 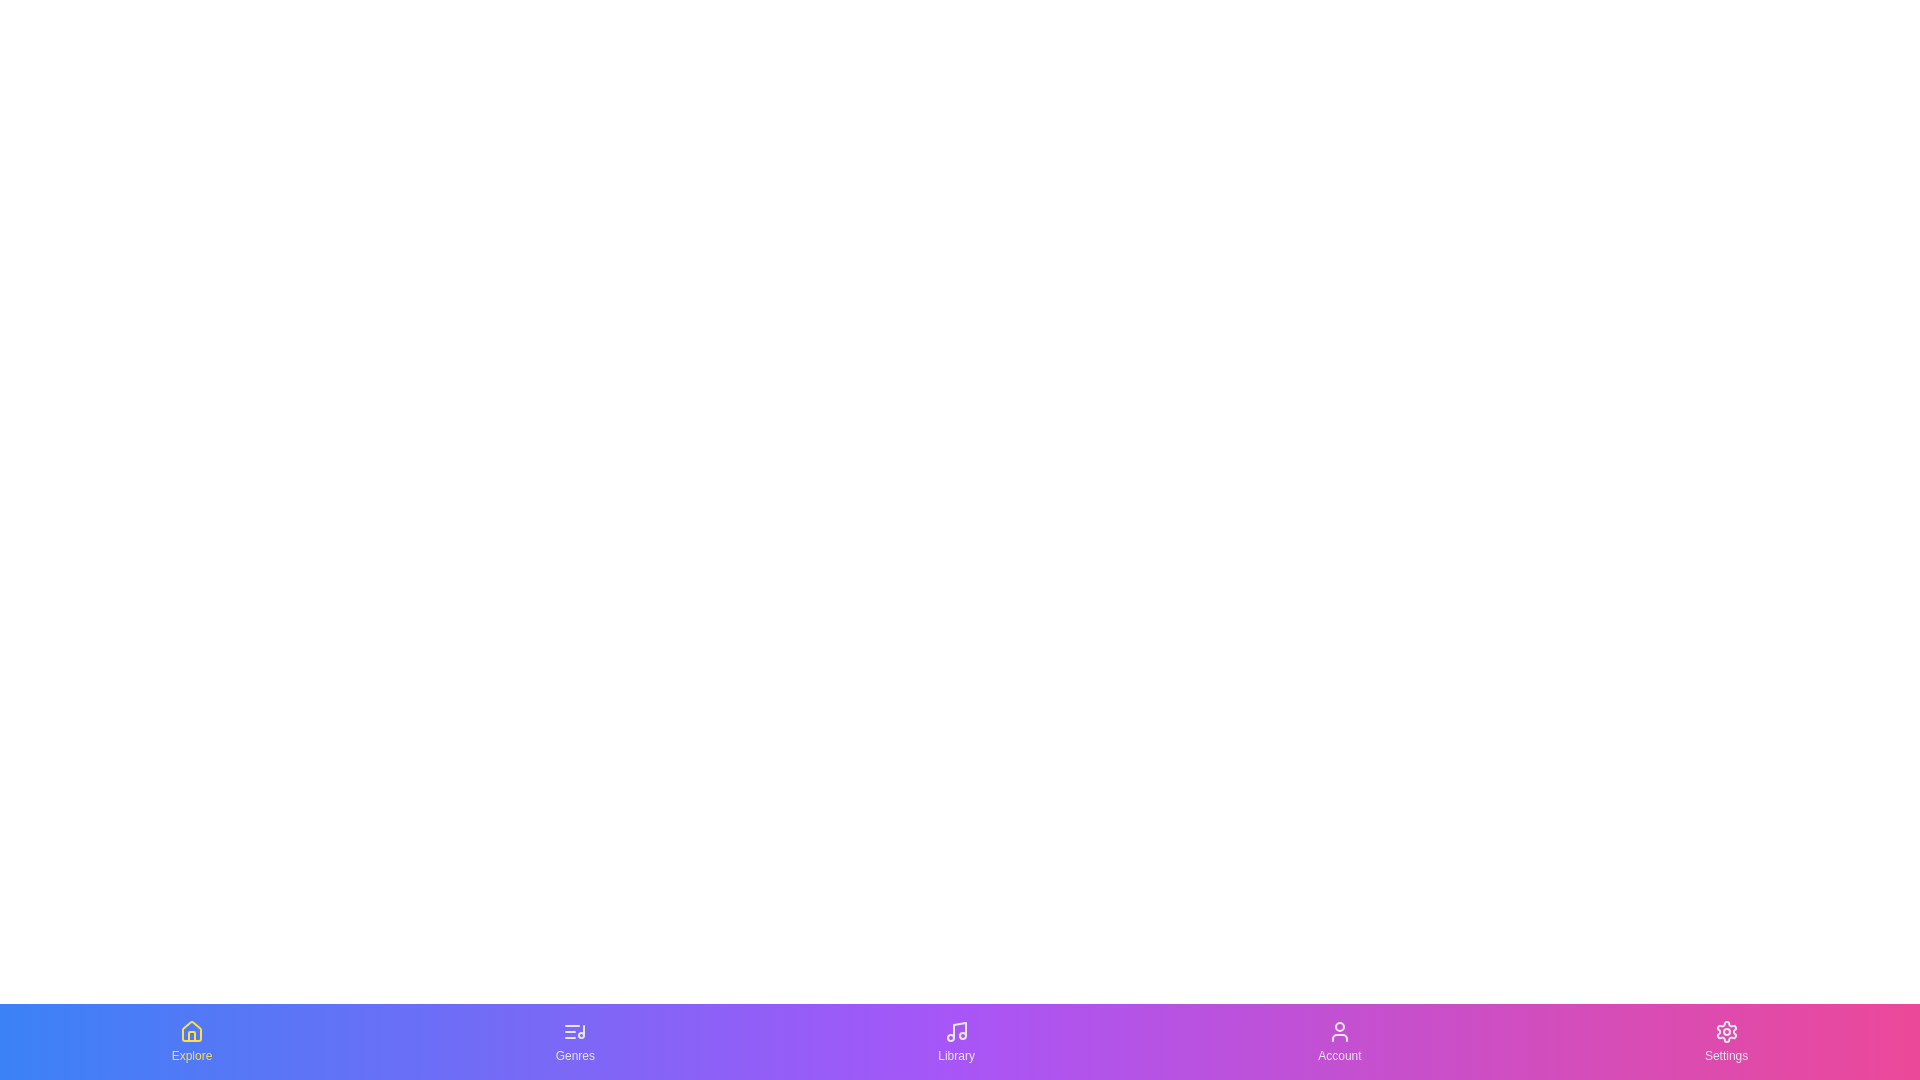 What do you see at coordinates (1725, 1040) in the screenshot?
I see `the tab labeled Settings` at bounding box center [1725, 1040].